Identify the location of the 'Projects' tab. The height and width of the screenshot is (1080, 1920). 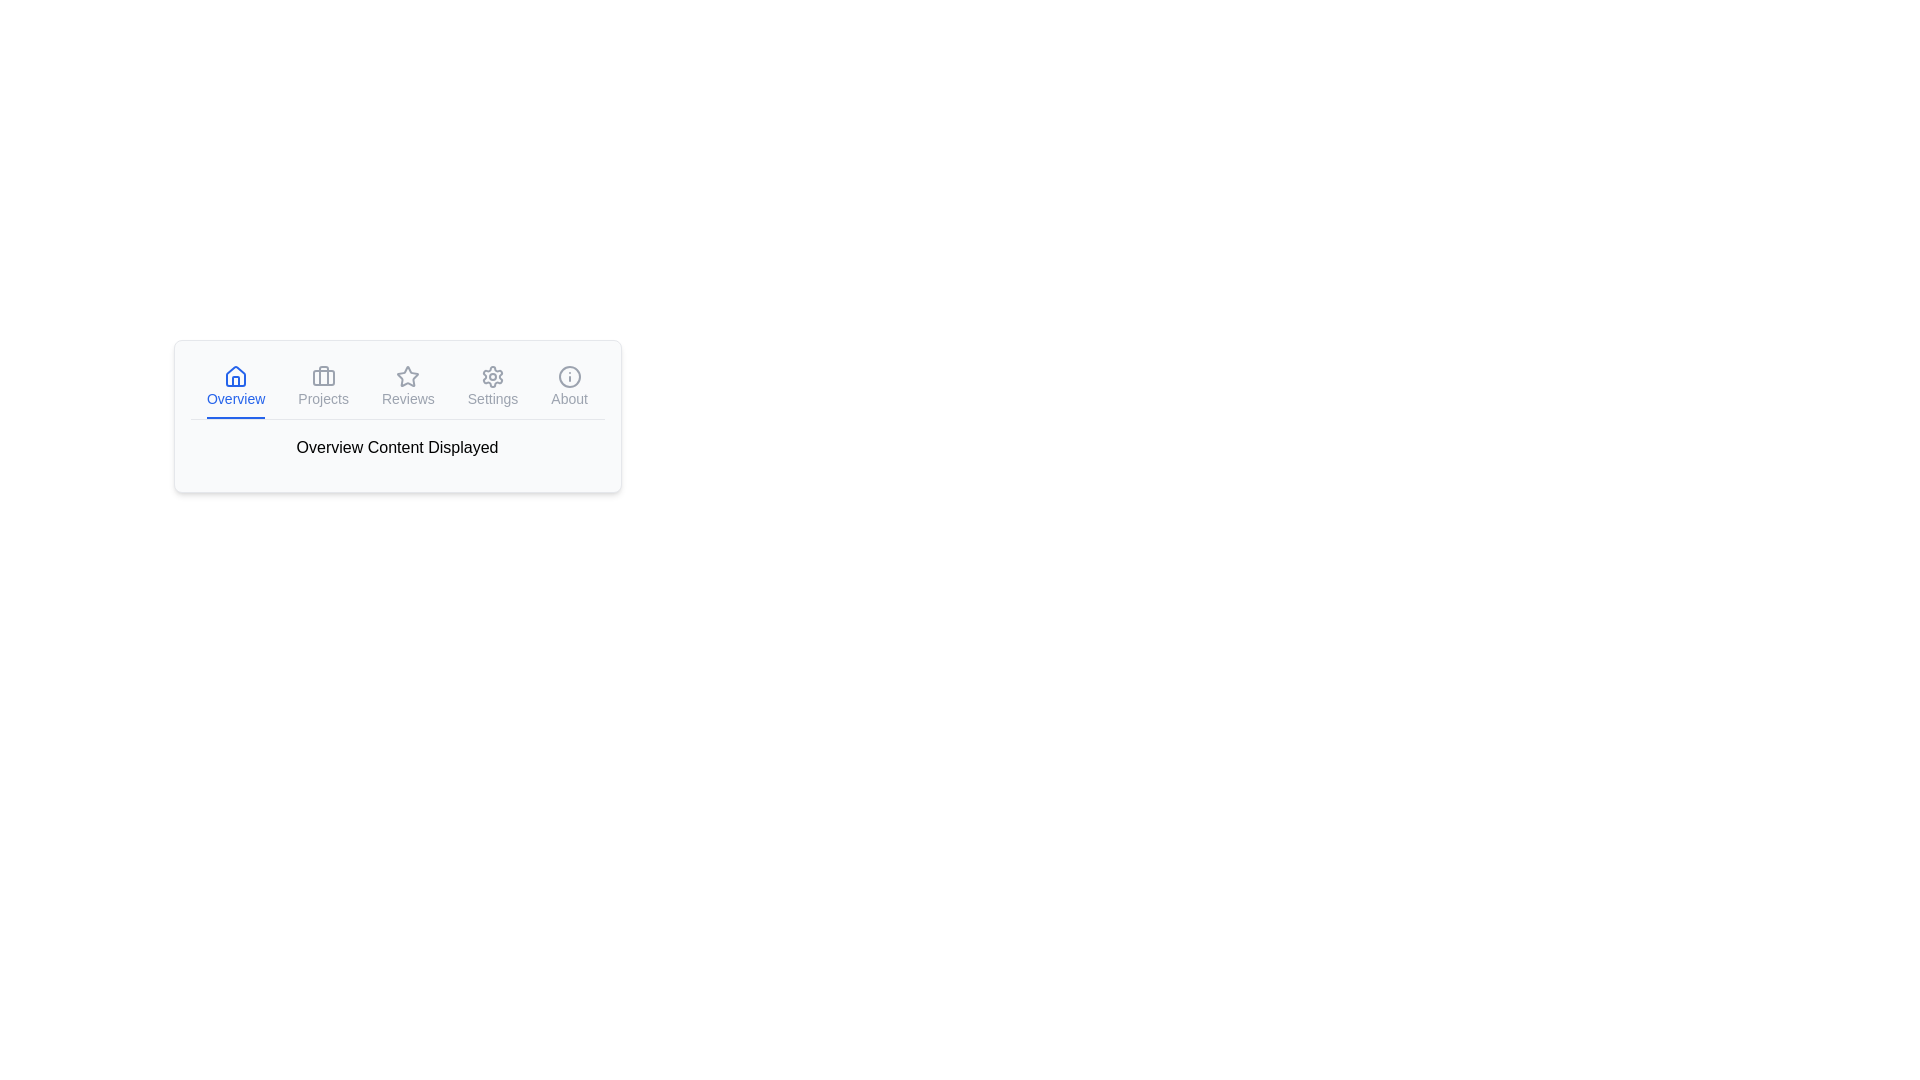
(323, 388).